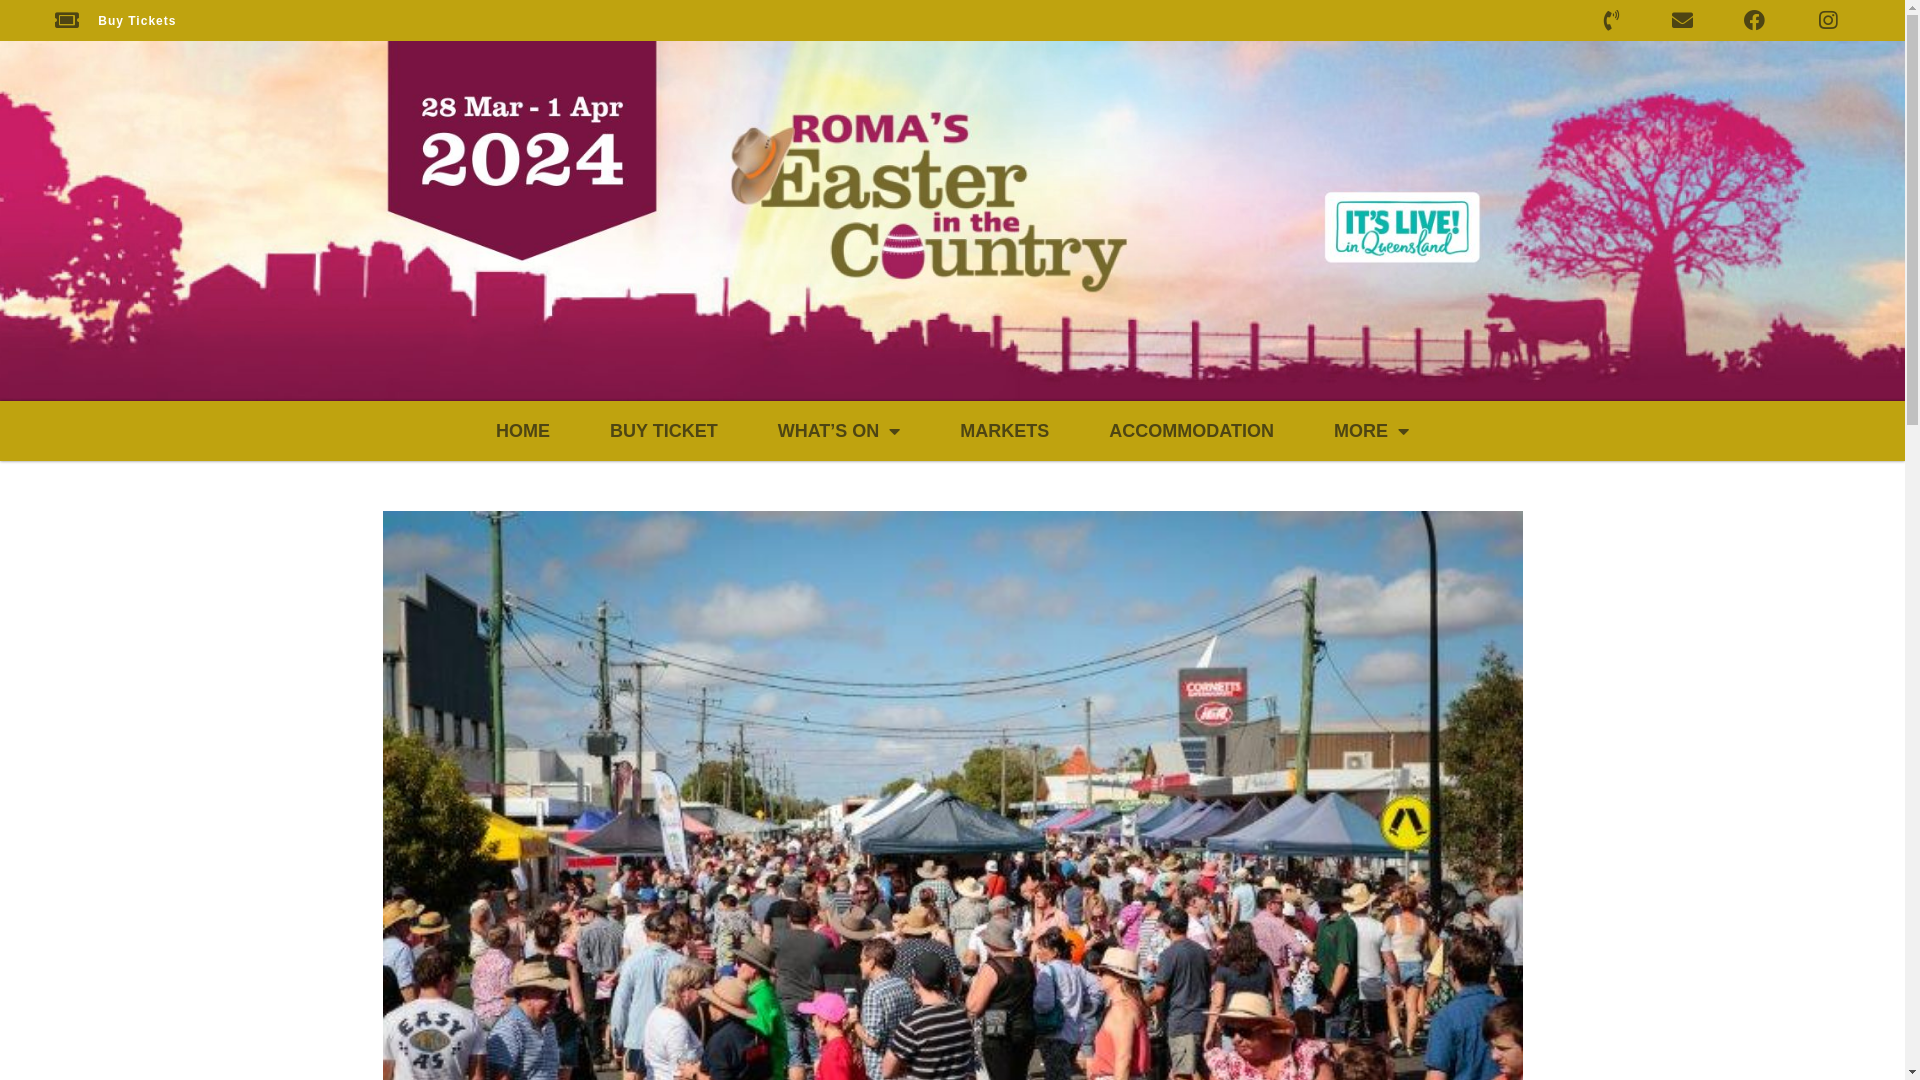 The image size is (1920, 1080). Describe the element at coordinates (523, 430) in the screenshot. I see `'HOME'` at that location.